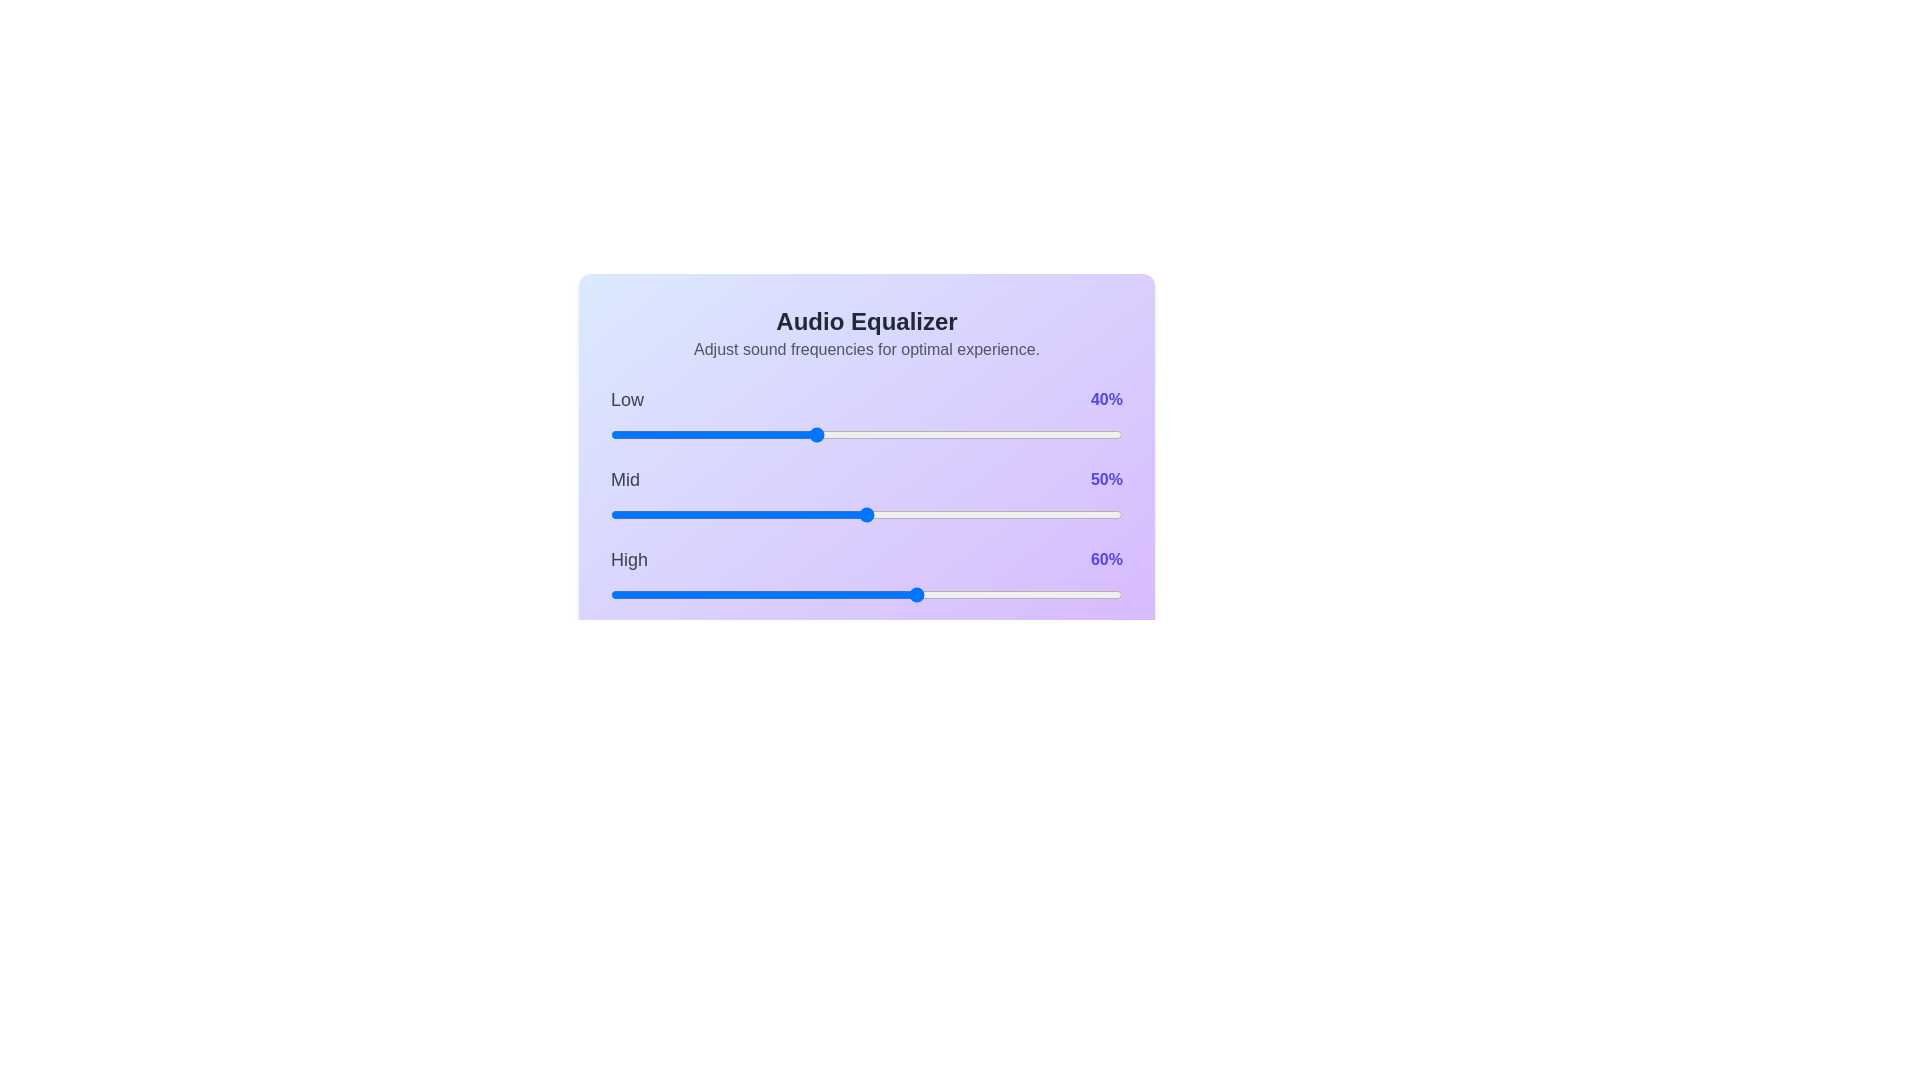  What do you see at coordinates (917, 593) in the screenshot?
I see `the high frequency slider to 60%` at bounding box center [917, 593].